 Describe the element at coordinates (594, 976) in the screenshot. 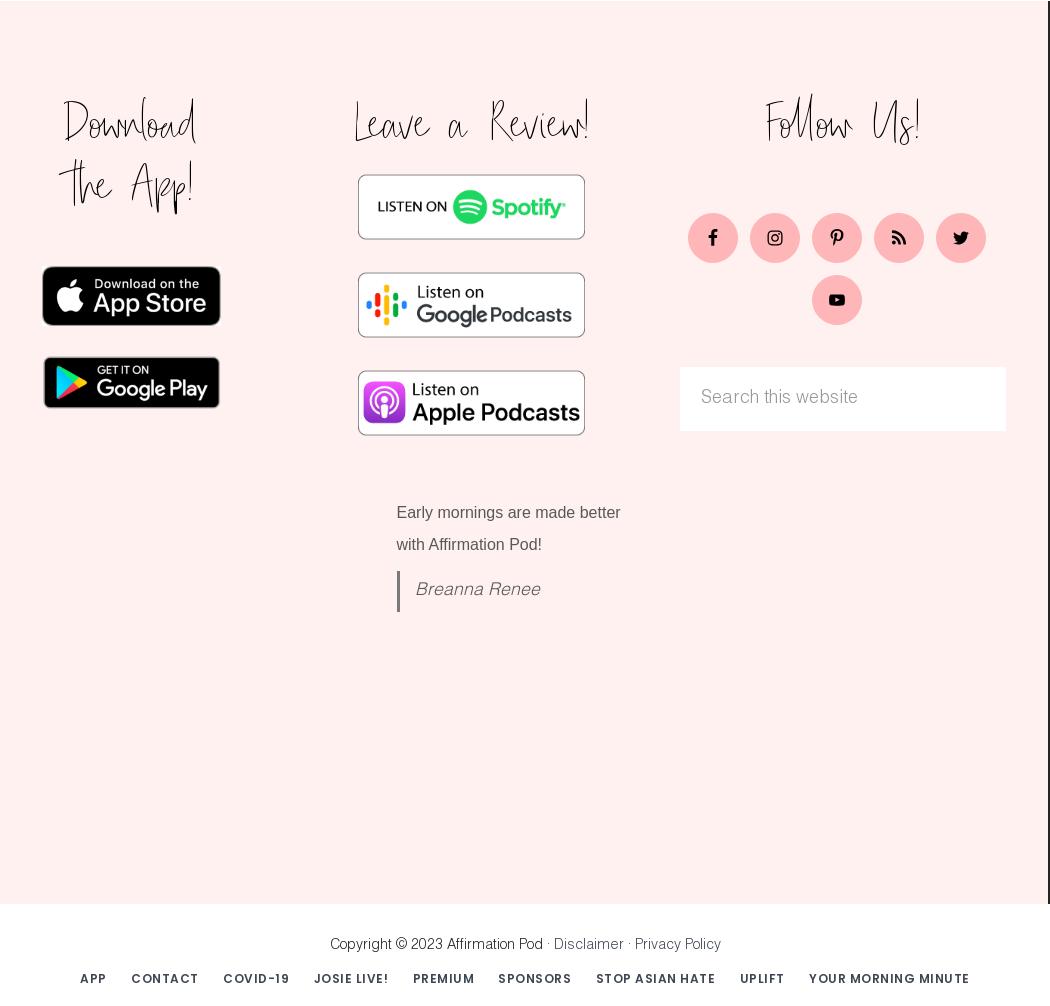

I see `'Stop Asian Hate'` at that location.